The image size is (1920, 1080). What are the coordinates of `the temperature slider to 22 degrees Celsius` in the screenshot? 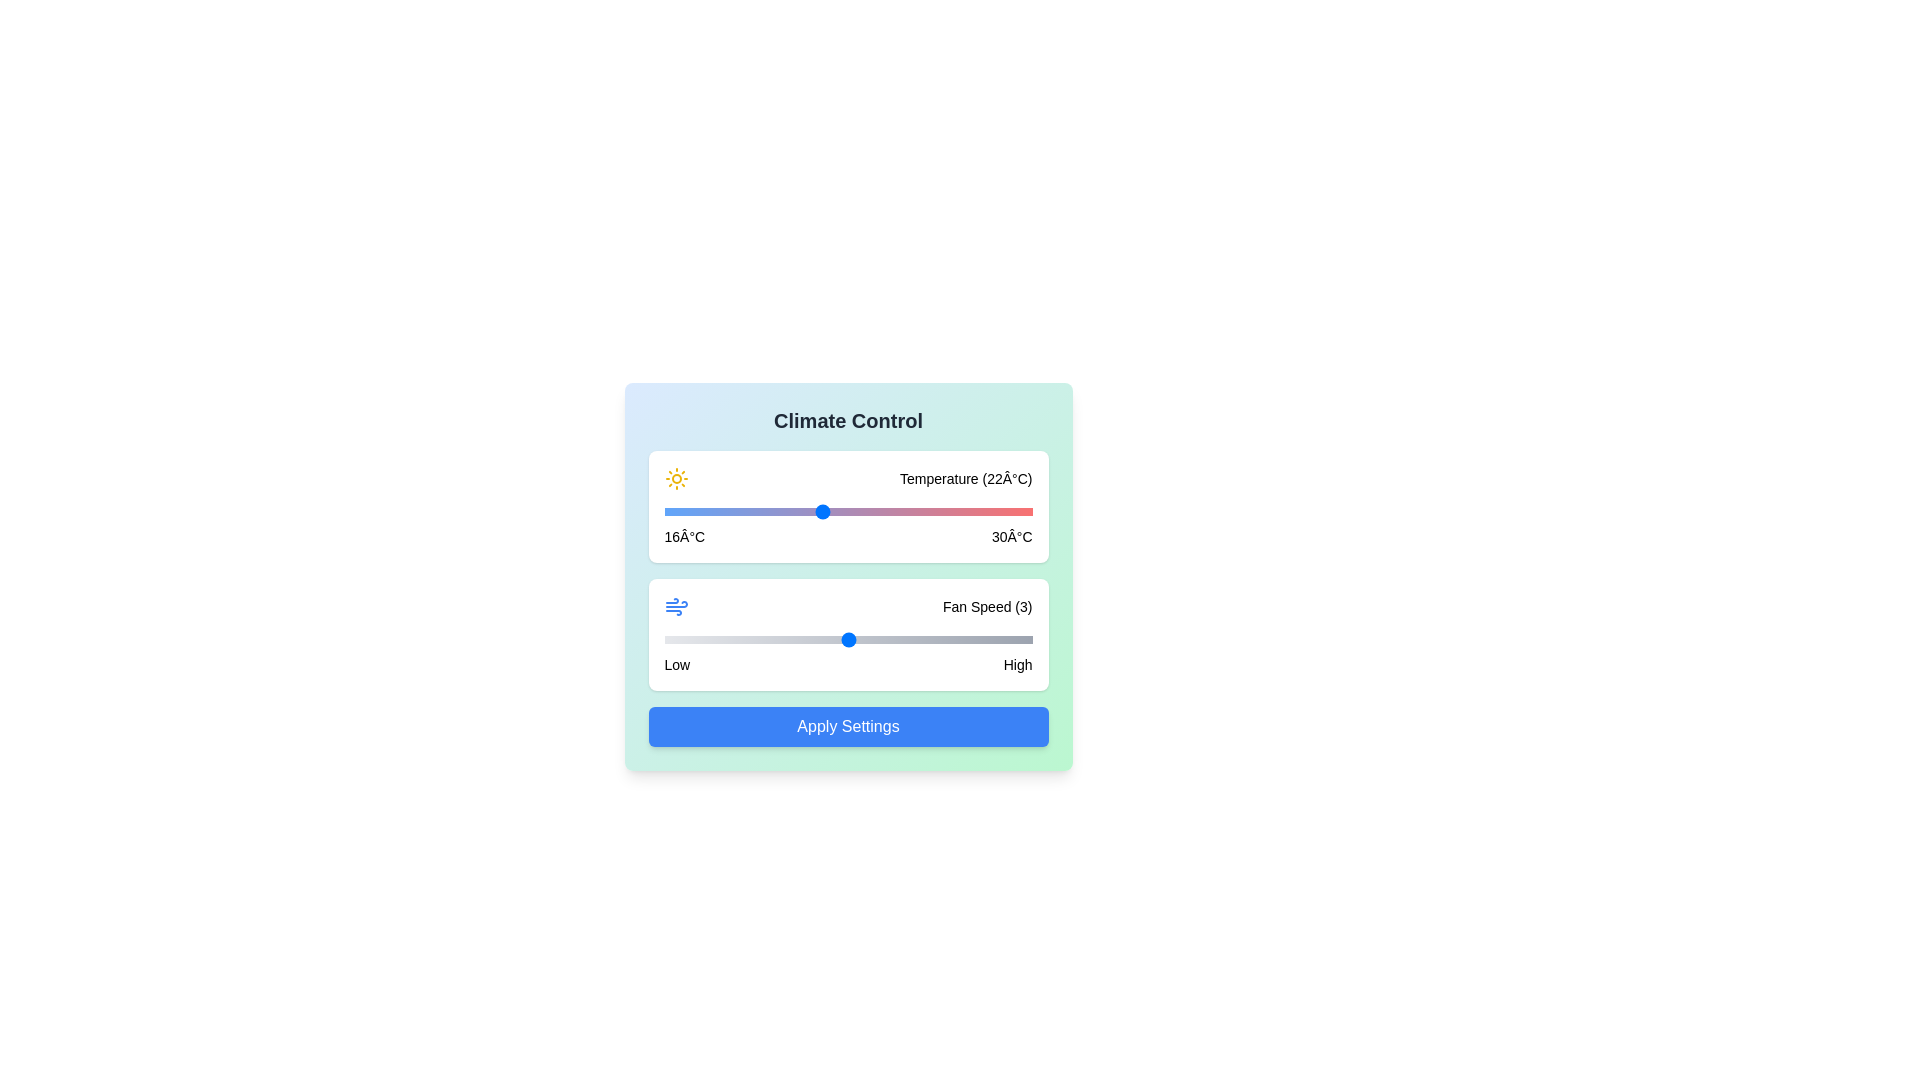 It's located at (822, 511).